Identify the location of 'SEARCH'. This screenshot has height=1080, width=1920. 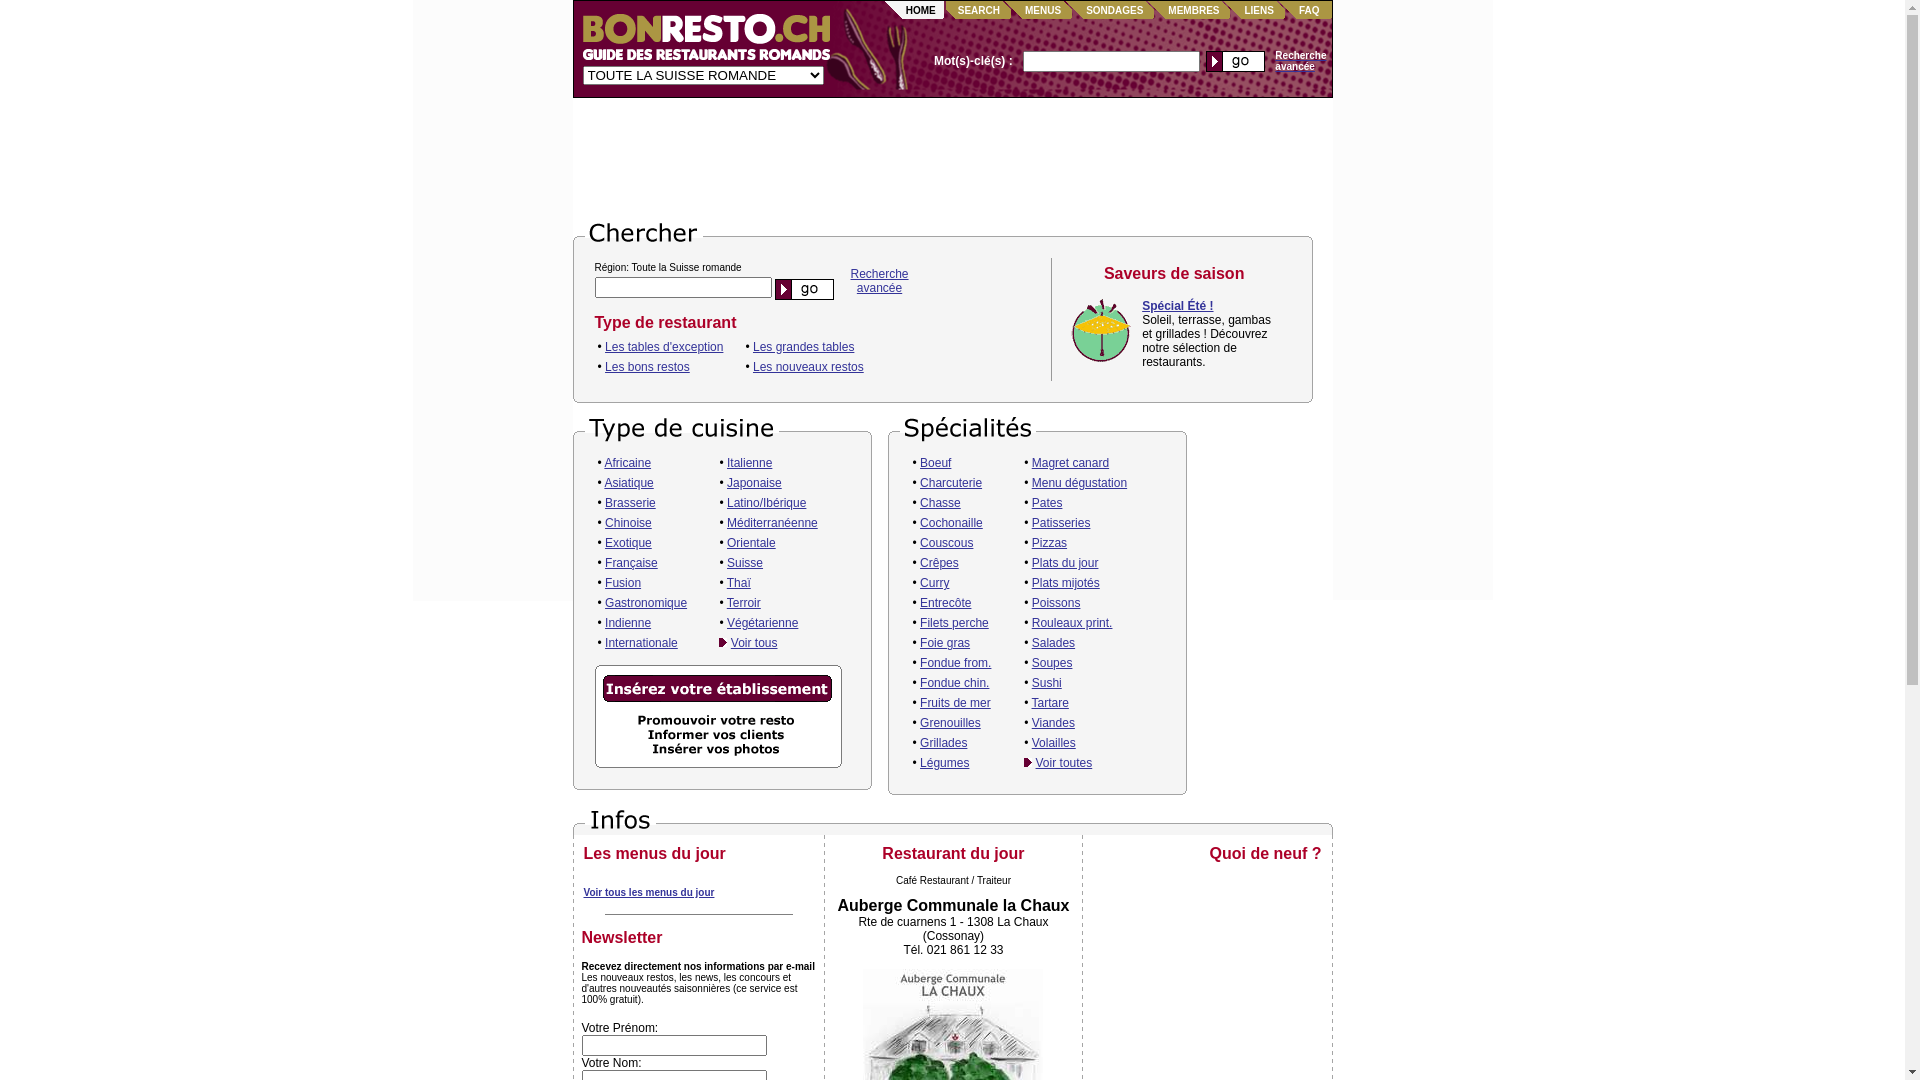
(979, 9).